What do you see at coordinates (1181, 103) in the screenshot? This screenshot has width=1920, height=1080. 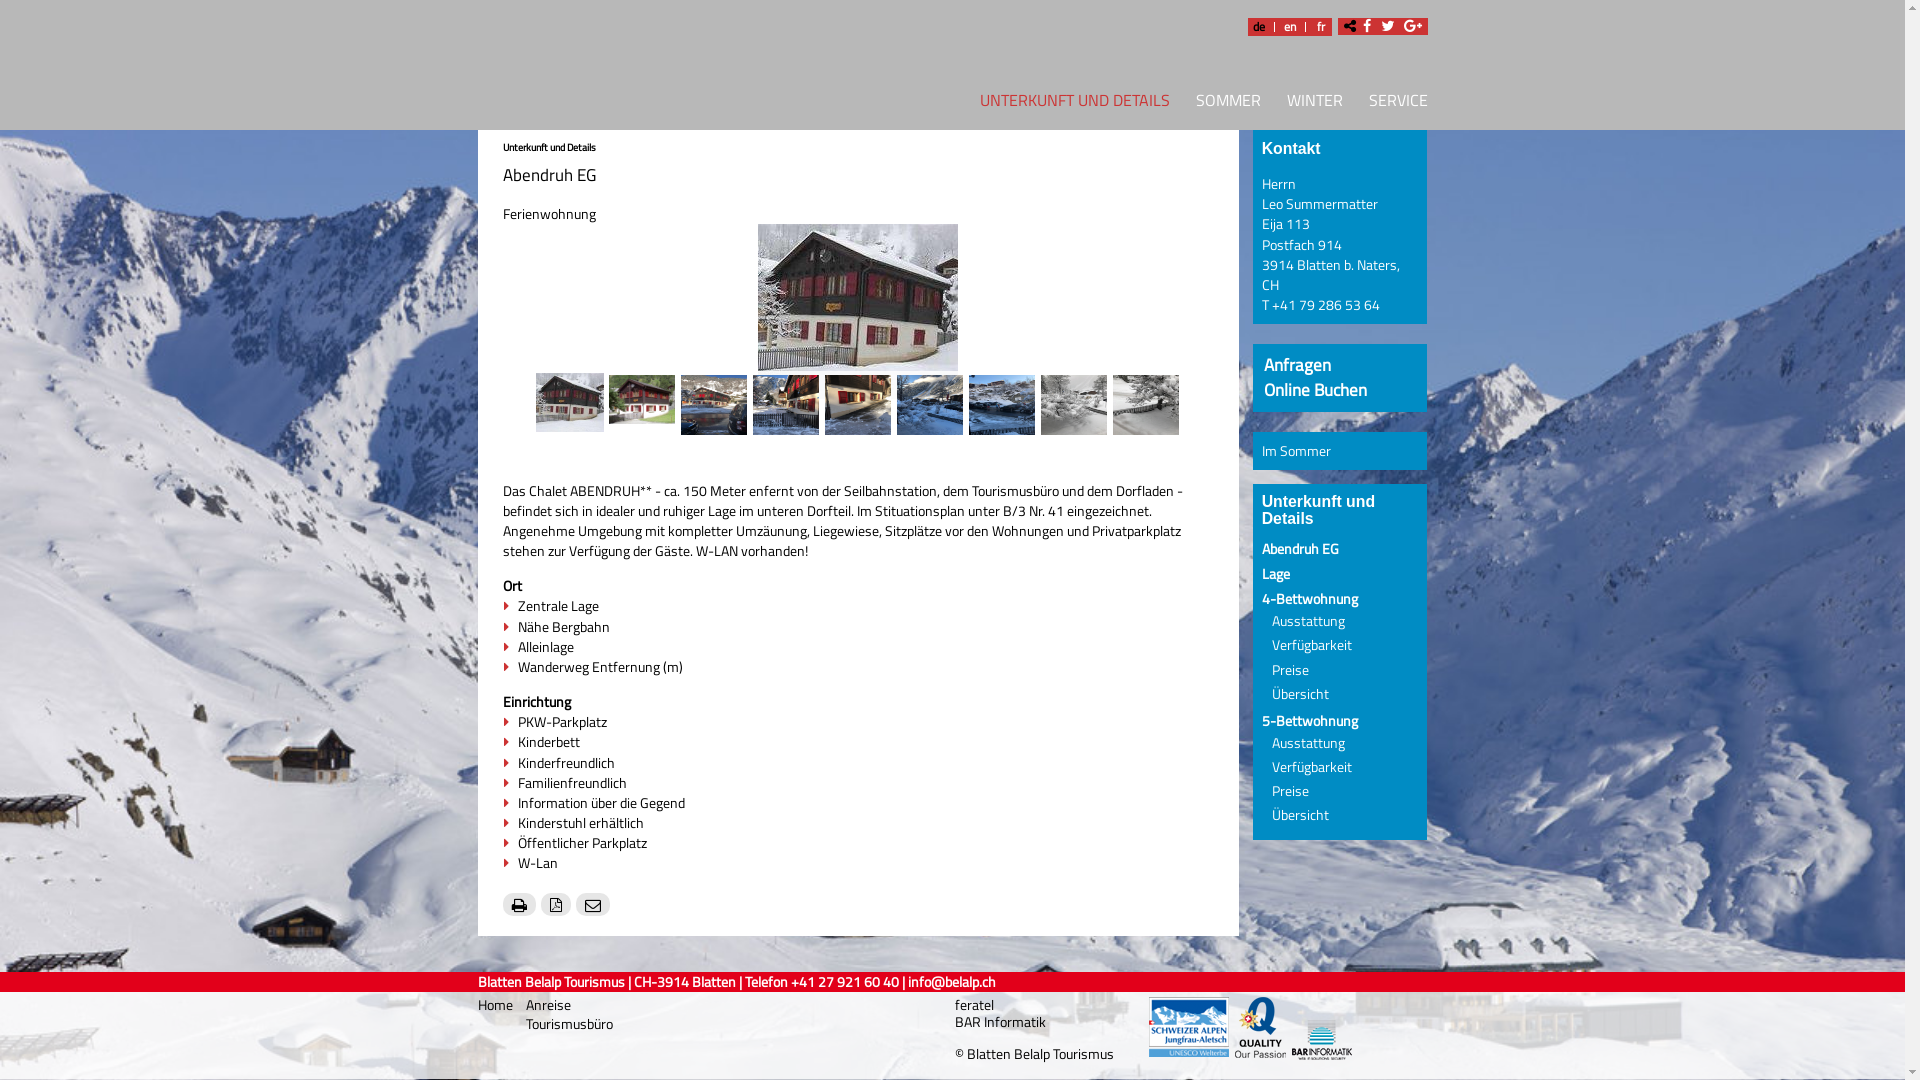 I see `'SOMMER'` at bounding box center [1181, 103].